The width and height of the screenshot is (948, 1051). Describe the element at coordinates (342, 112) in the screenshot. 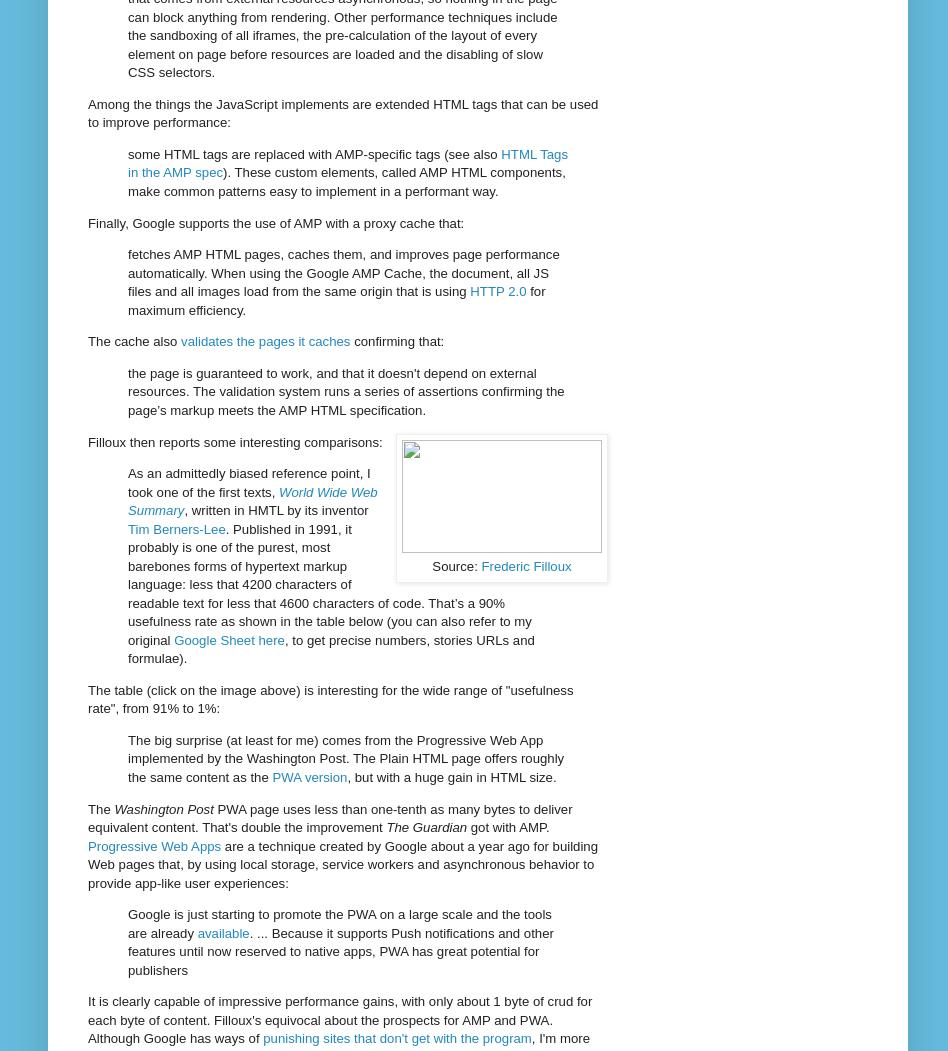

I see `'Among the things the JavaScript implements are extended HTML tags that can be used to improve performance:'` at that location.